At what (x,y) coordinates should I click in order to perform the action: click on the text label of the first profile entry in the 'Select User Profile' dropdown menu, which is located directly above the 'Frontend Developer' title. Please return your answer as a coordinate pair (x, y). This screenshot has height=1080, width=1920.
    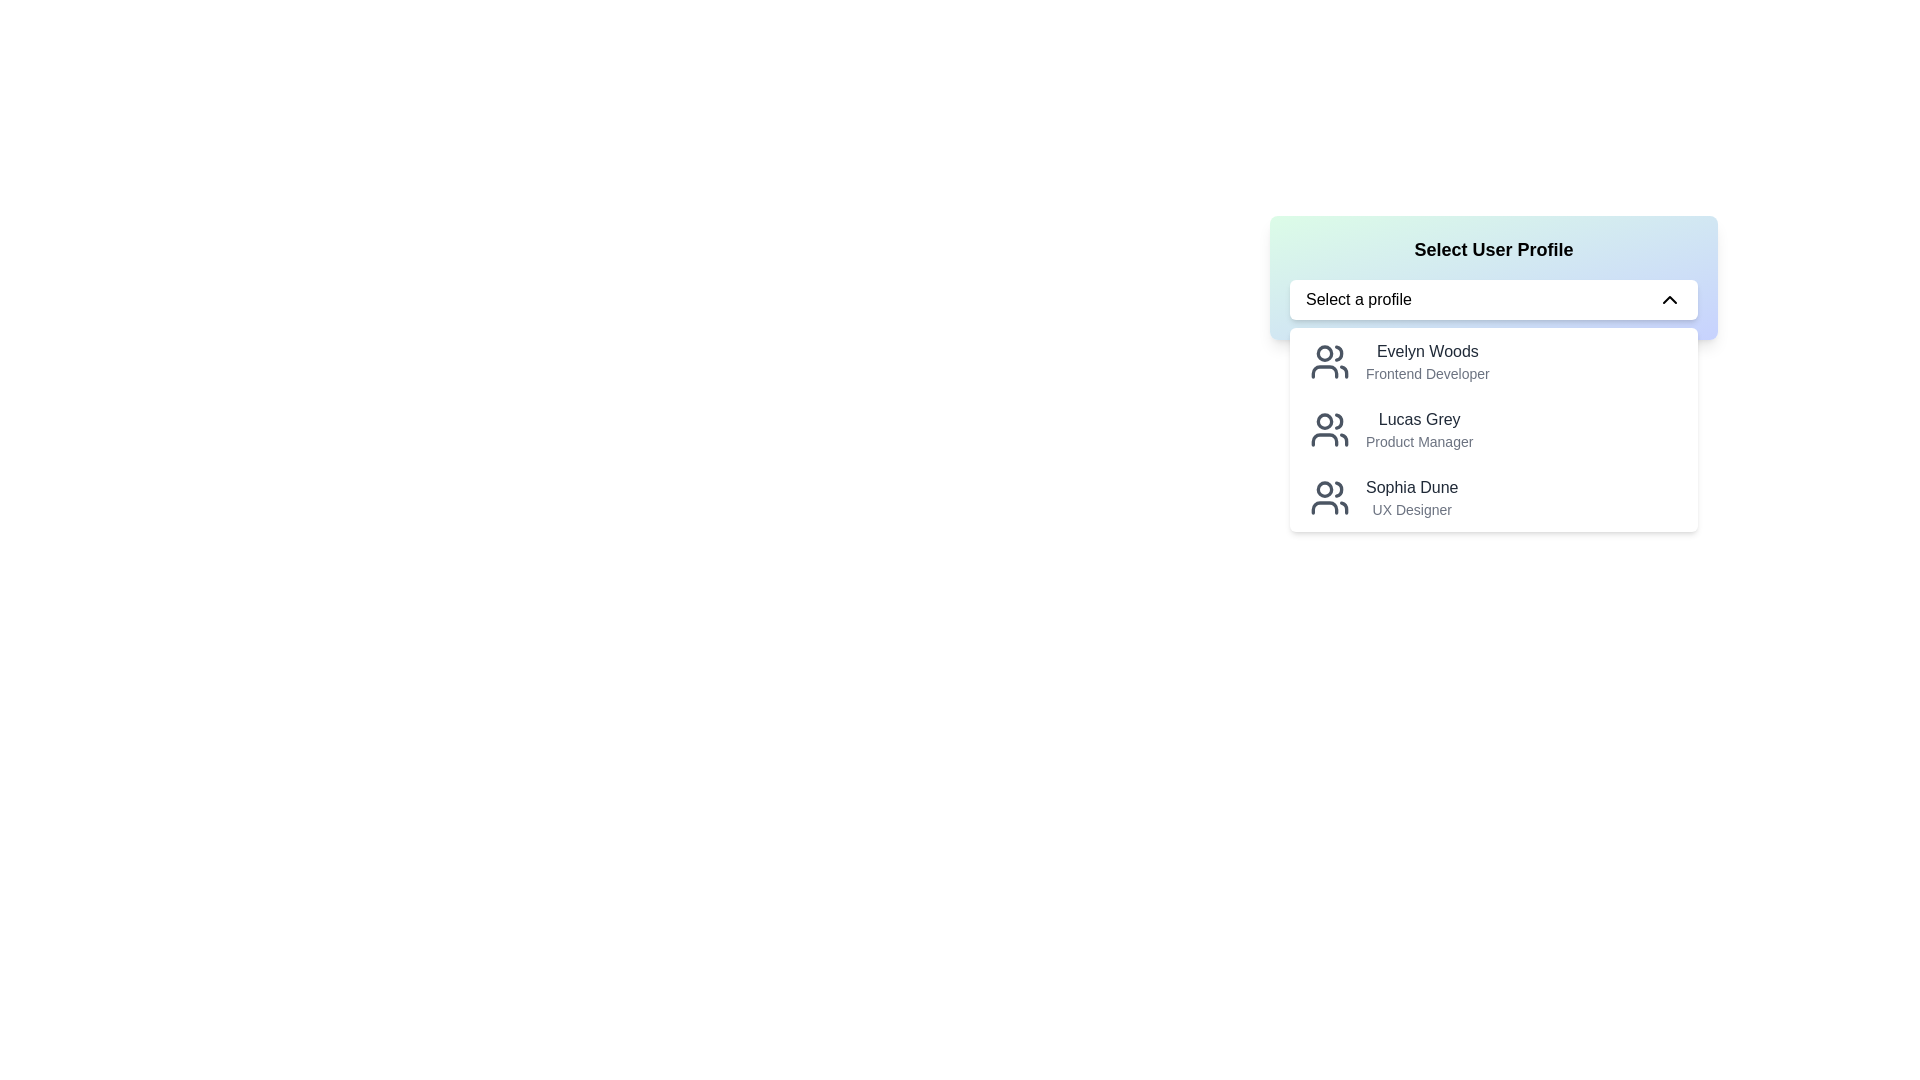
    Looking at the image, I should click on (1426, 350).